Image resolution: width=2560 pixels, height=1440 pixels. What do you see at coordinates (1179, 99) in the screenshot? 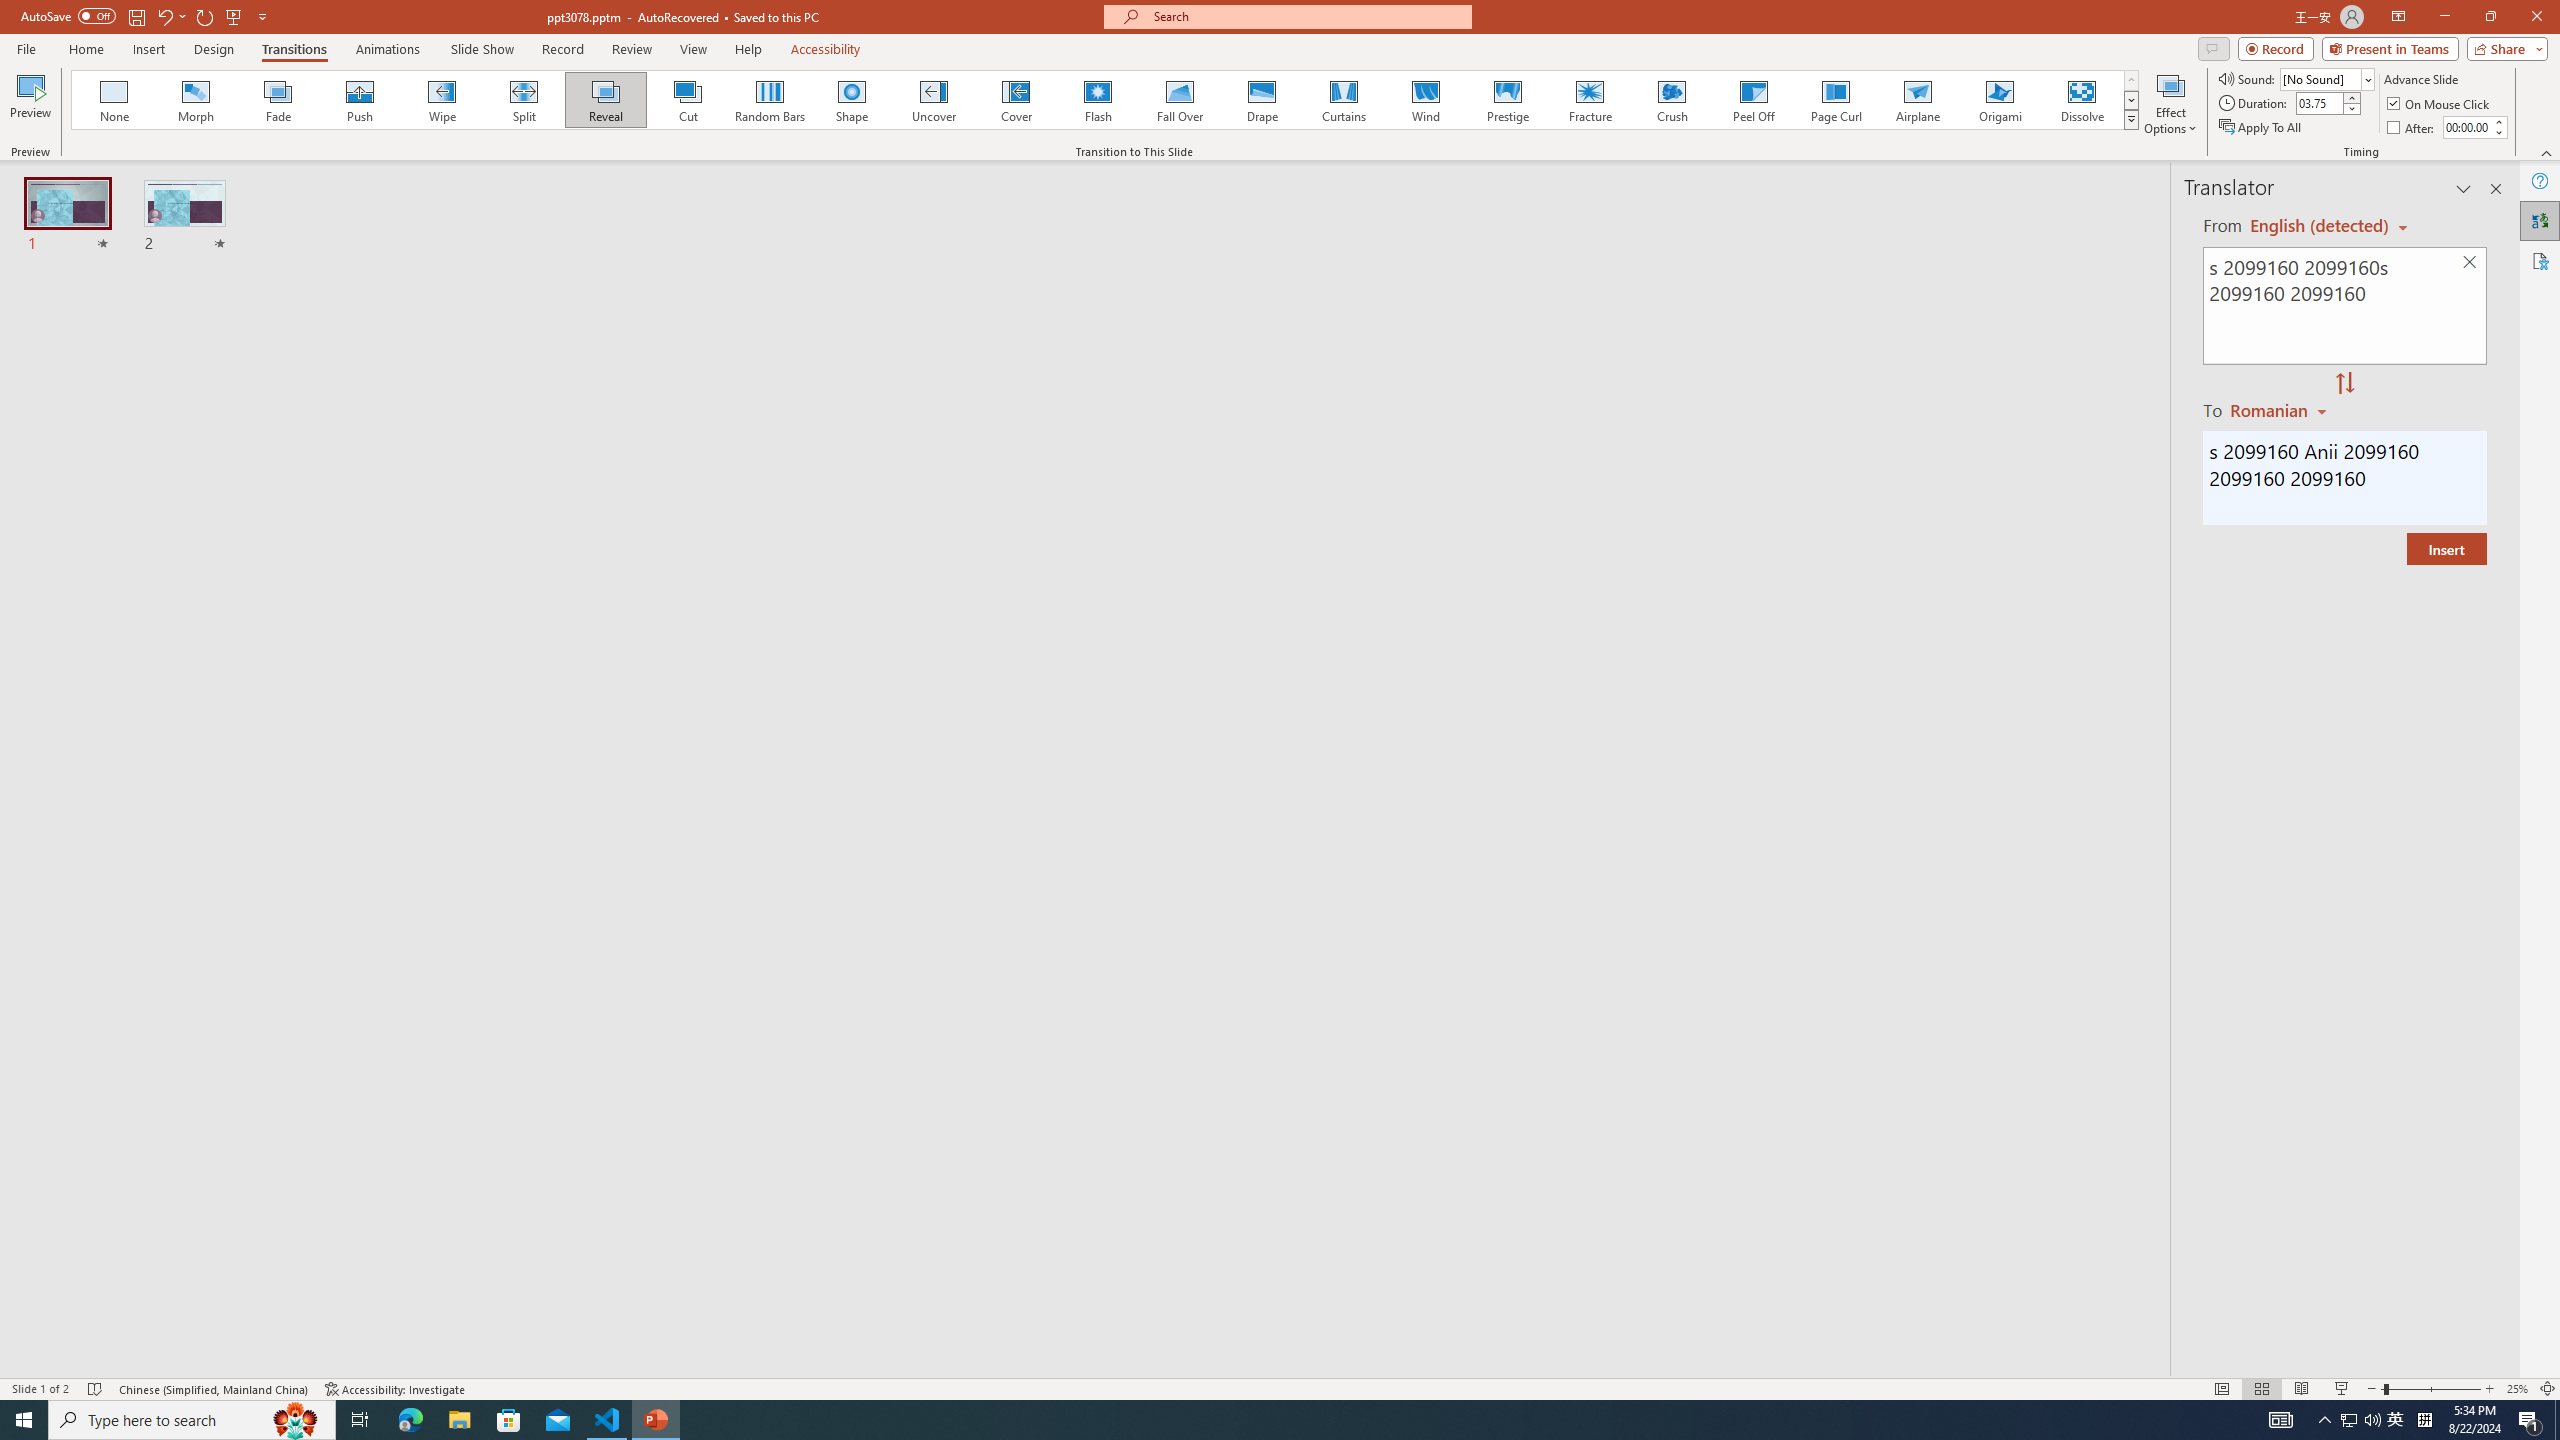
I see `'Fall Over'` at bounding box center [1179, 99].